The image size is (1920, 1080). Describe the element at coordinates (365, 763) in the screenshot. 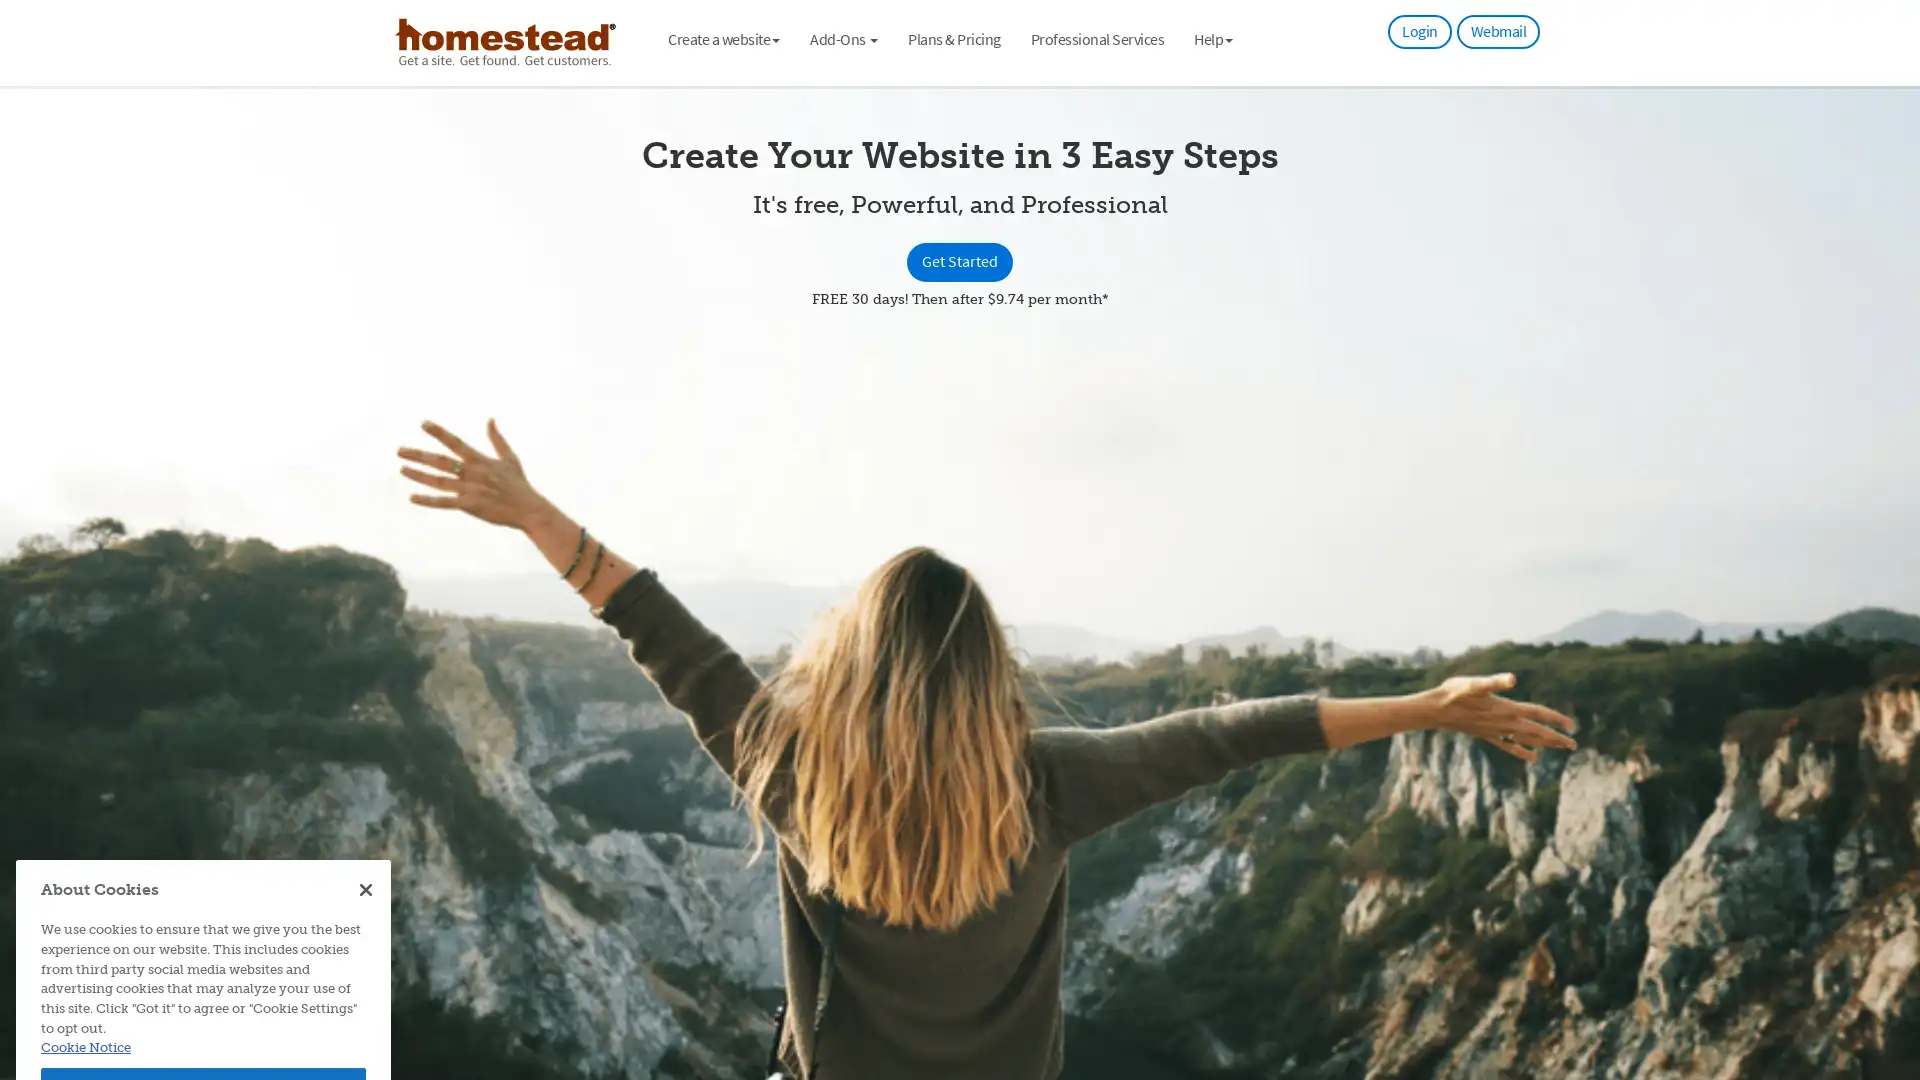

I see `Close` at that location.